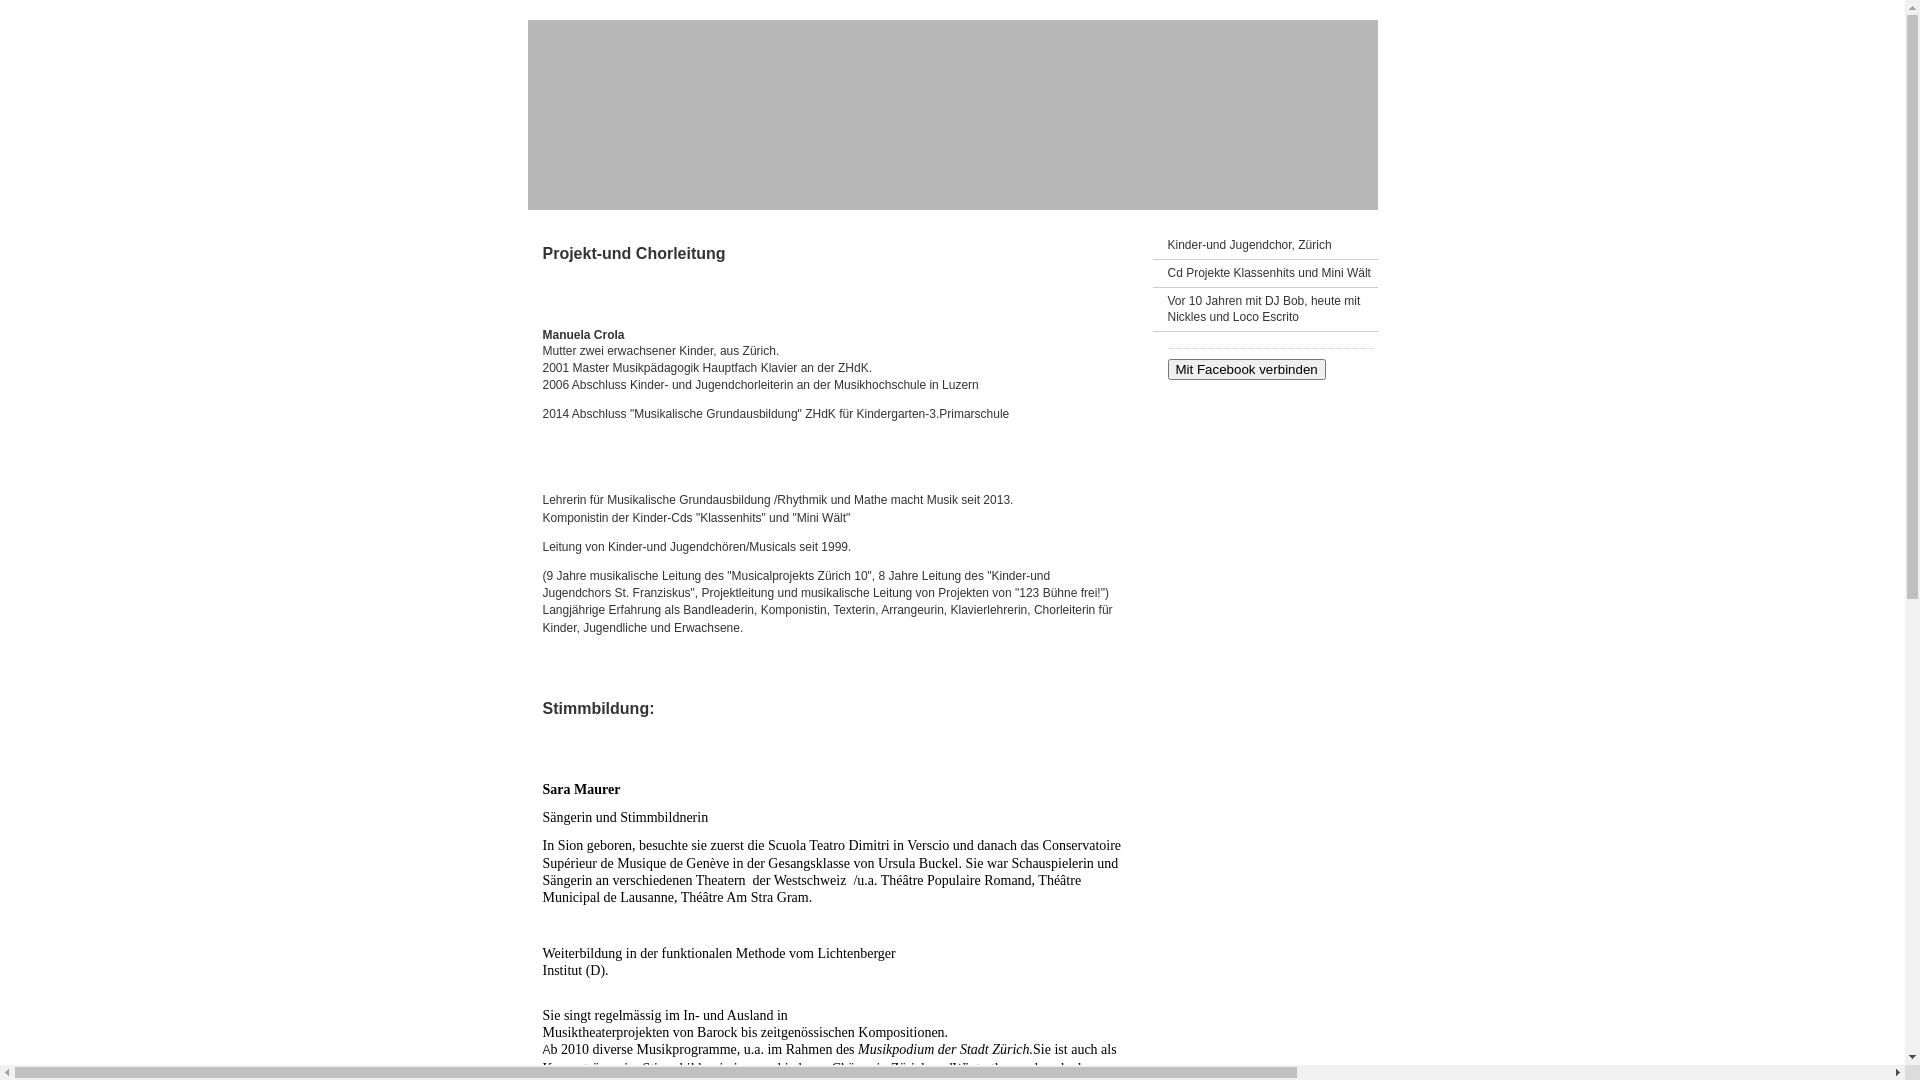 The image size is (1920, 1080). What do you see at coordinates (1263, 310) in the screenshot?
I see `'Vor 10 Jahren mit DJ Bob, heute mit Nickles und Loco Escrito'` at bounding box center [1263, 310].